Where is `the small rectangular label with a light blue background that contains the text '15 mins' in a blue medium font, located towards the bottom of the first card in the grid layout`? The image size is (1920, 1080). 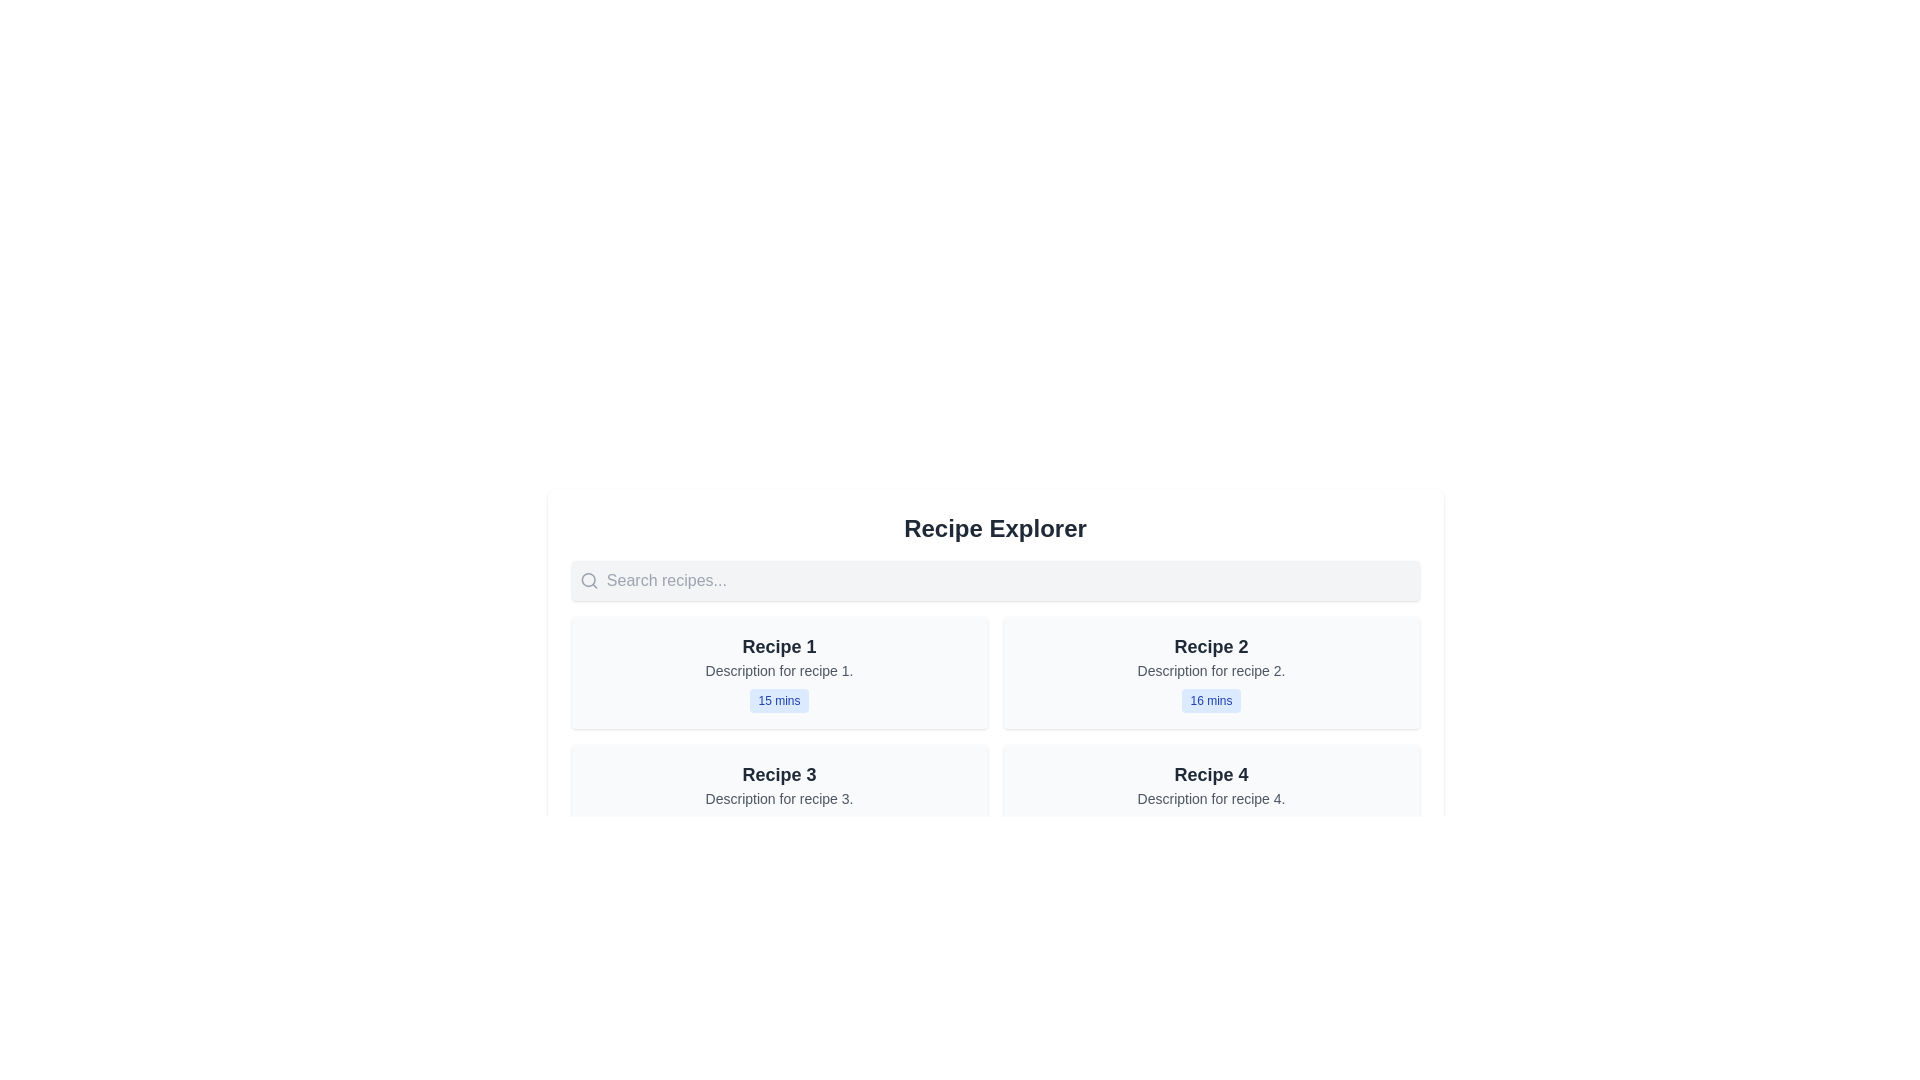 the small rectangular label with a light blue background that contains the text '15 mins' in a blue medium font, located towards the bottom of the first card in the grid layout is located at coordinates (778, 700).